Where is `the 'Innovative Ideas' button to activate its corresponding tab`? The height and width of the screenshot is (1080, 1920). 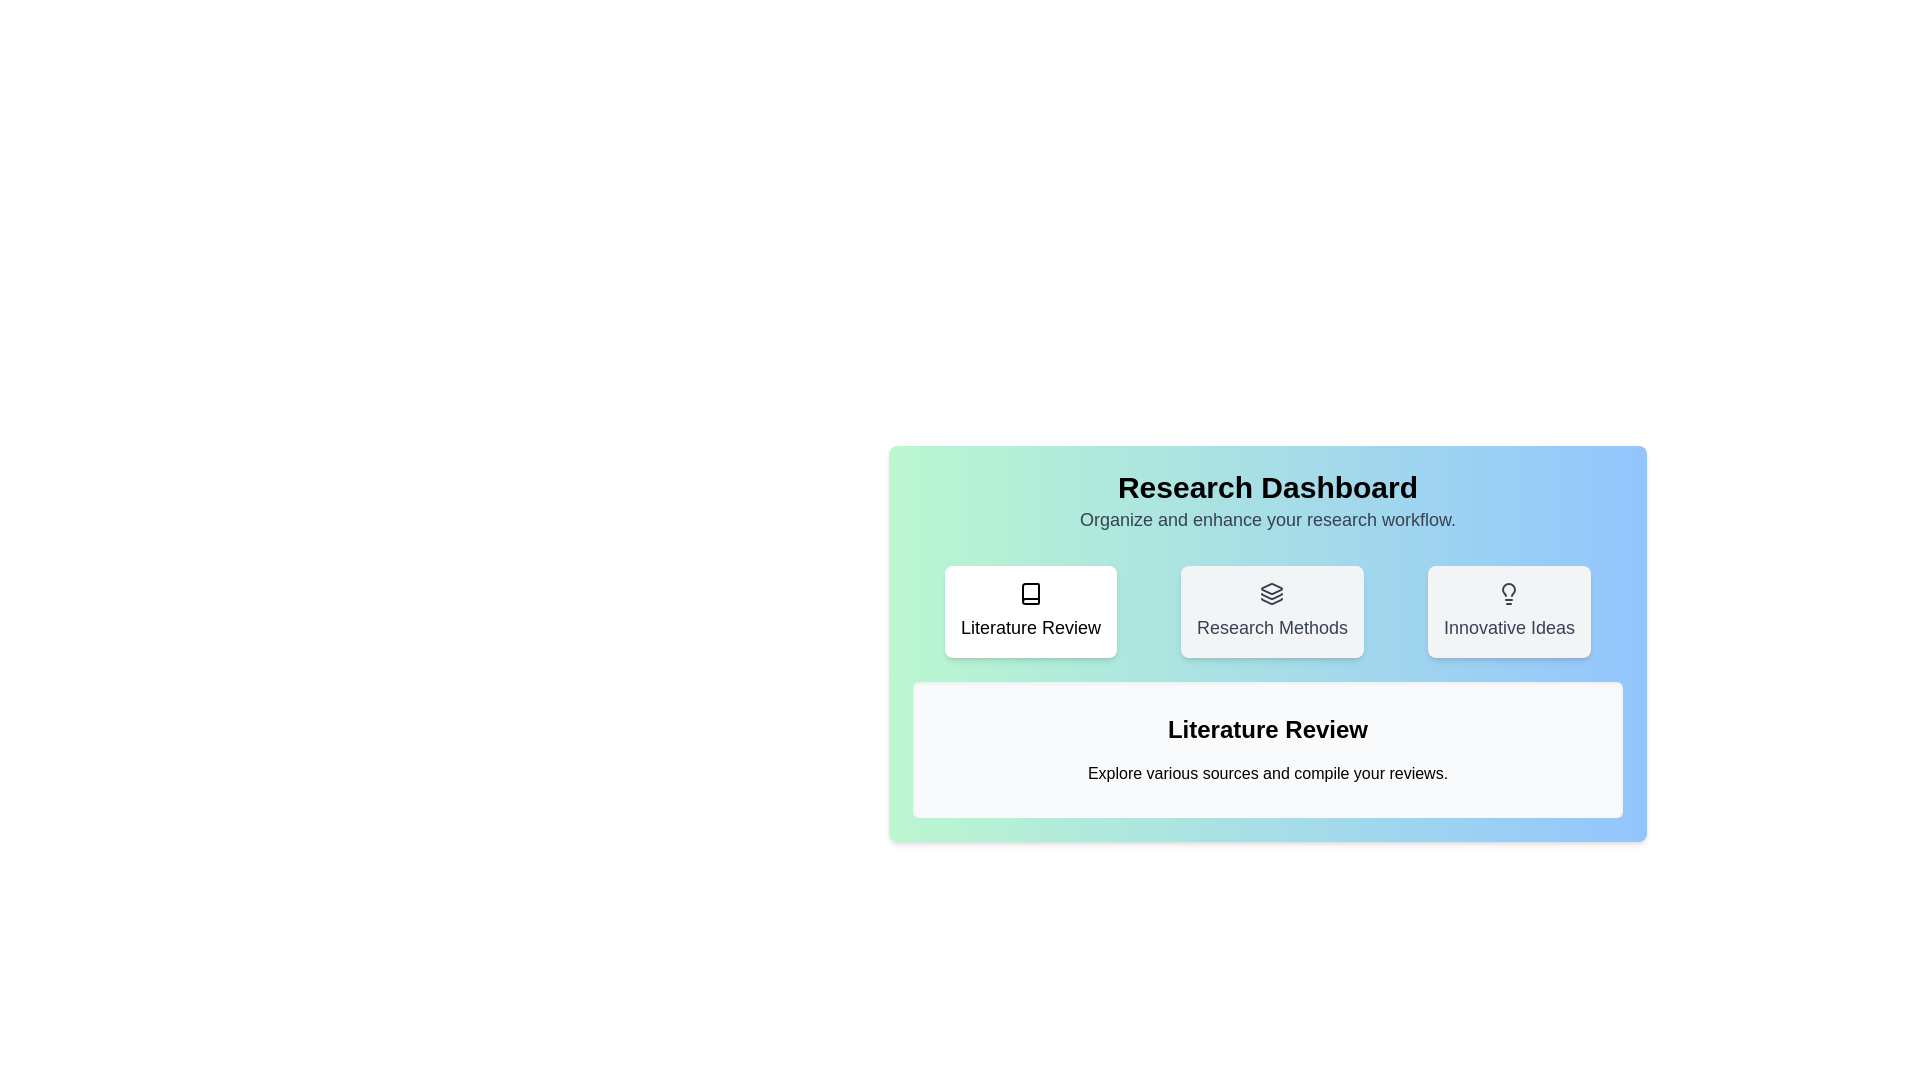 the 'Innovative Ideas' button to activate its corresponding tab is located at coordinates (1508, 611).